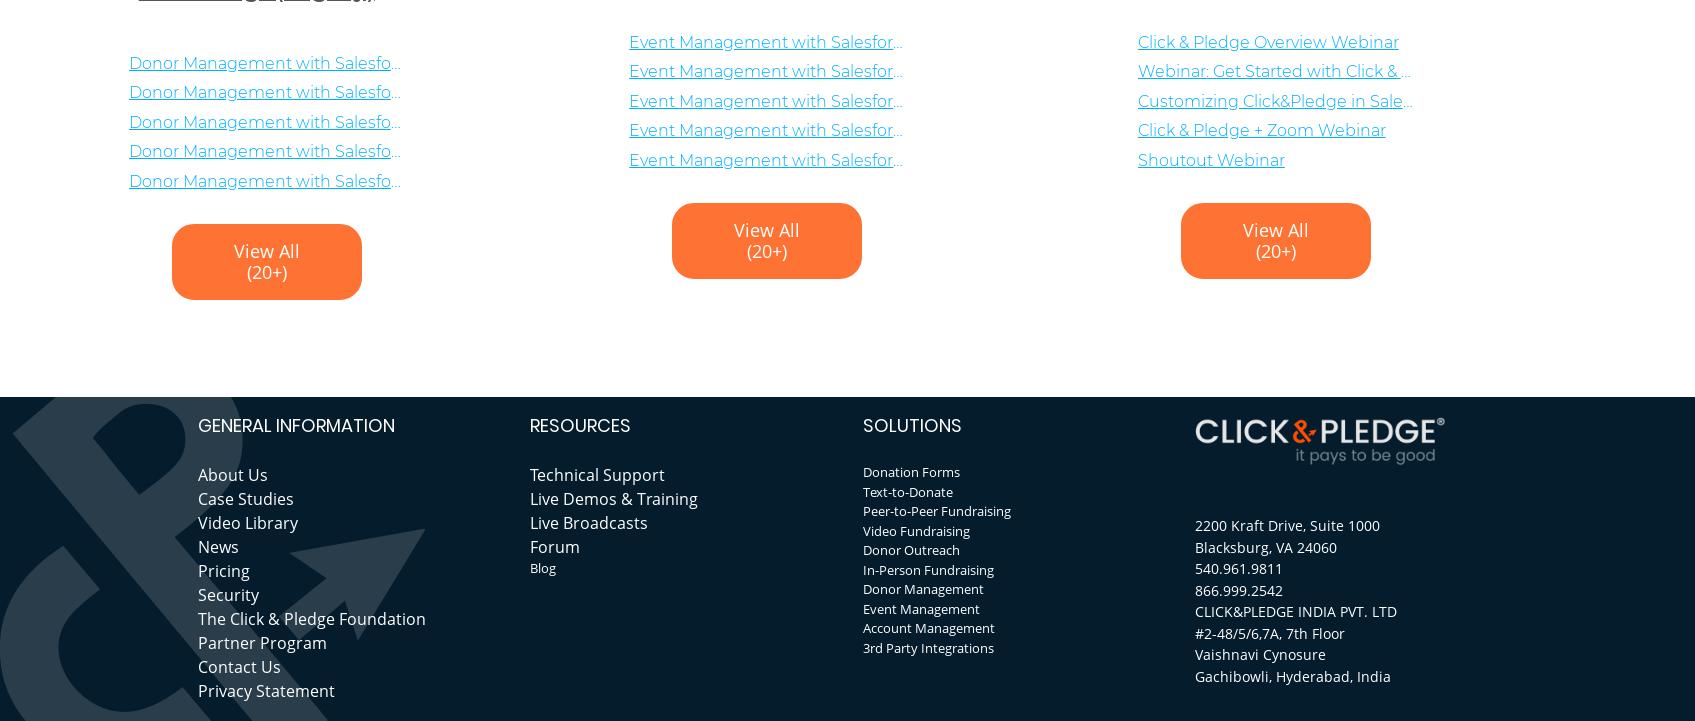 The width and height of the screenshot is (1695, 721). Describe the element at coordinates (826, 99) in the screenshot. I see `'Event Management with Salesforce: Registrations'` at that location.